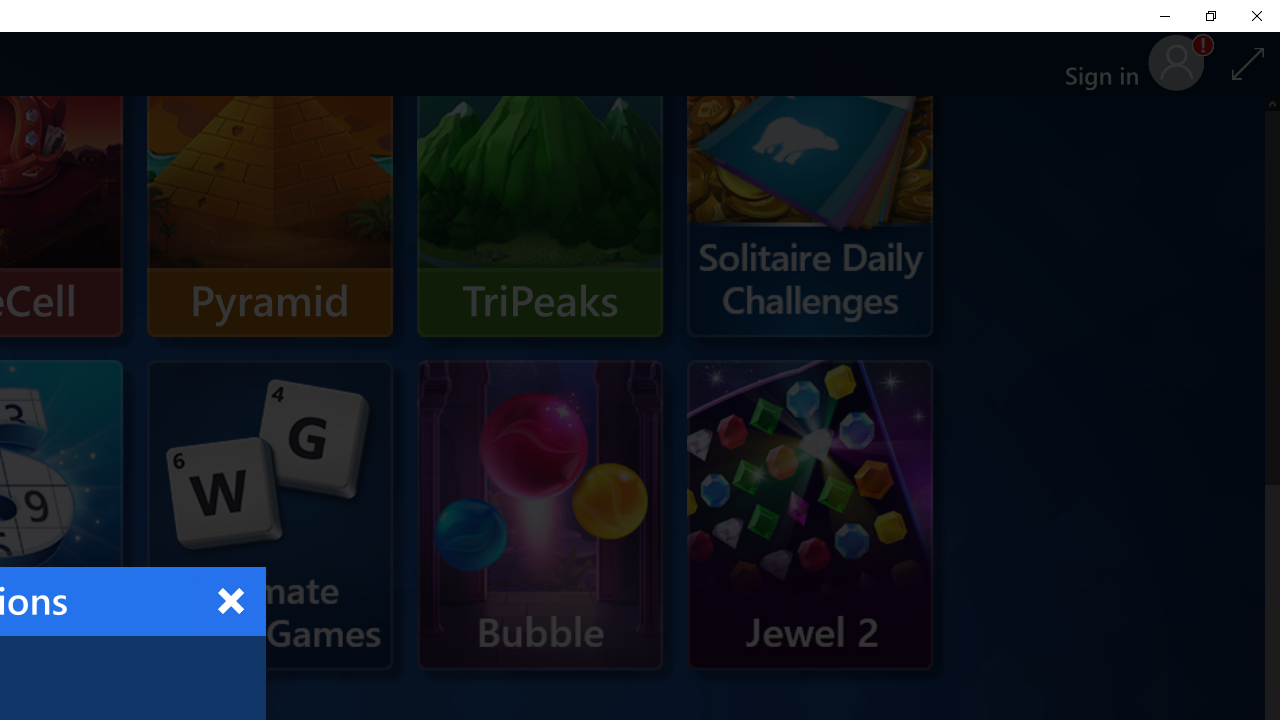  I want to click on 'Pyramid', so click(269, 182).